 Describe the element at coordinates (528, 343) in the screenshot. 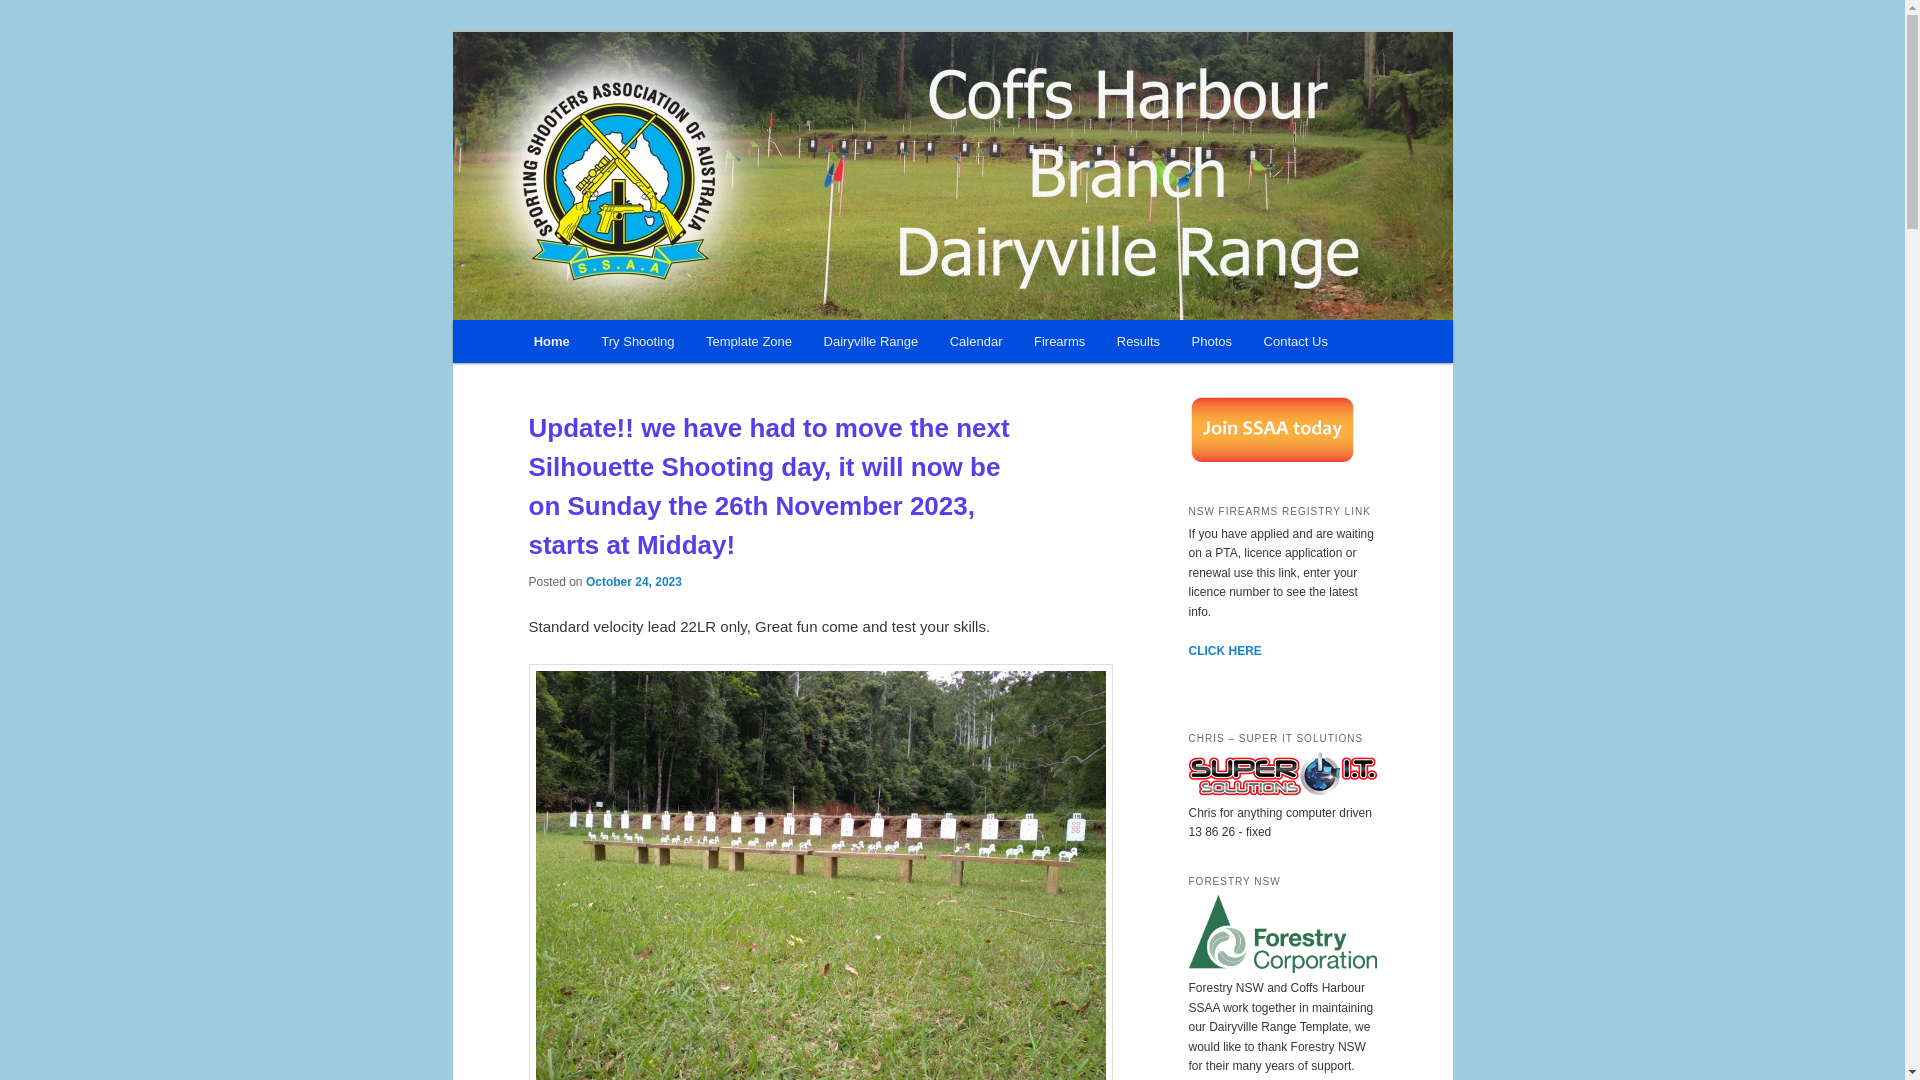

I see `'Skip to secondary content'` at that location.